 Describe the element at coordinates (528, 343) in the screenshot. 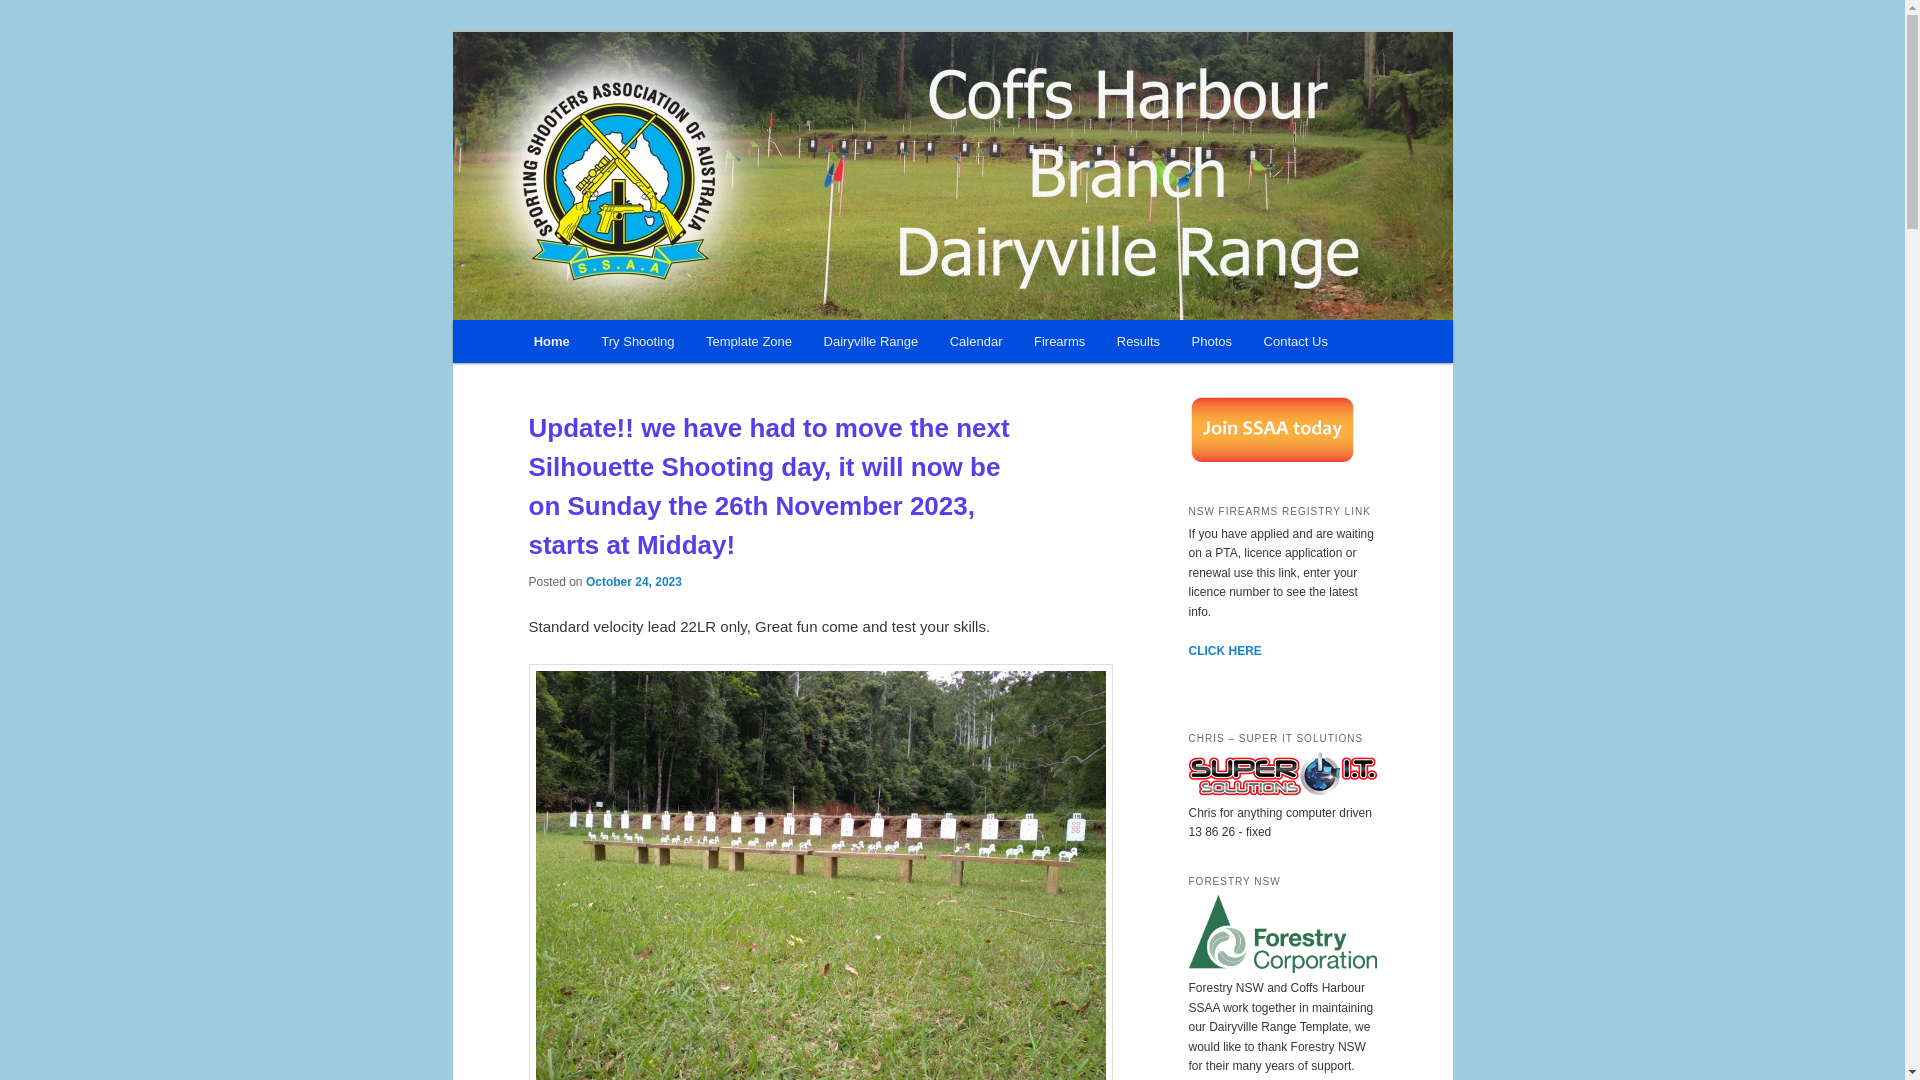

I see `'Skip to secondary content'` at that location.